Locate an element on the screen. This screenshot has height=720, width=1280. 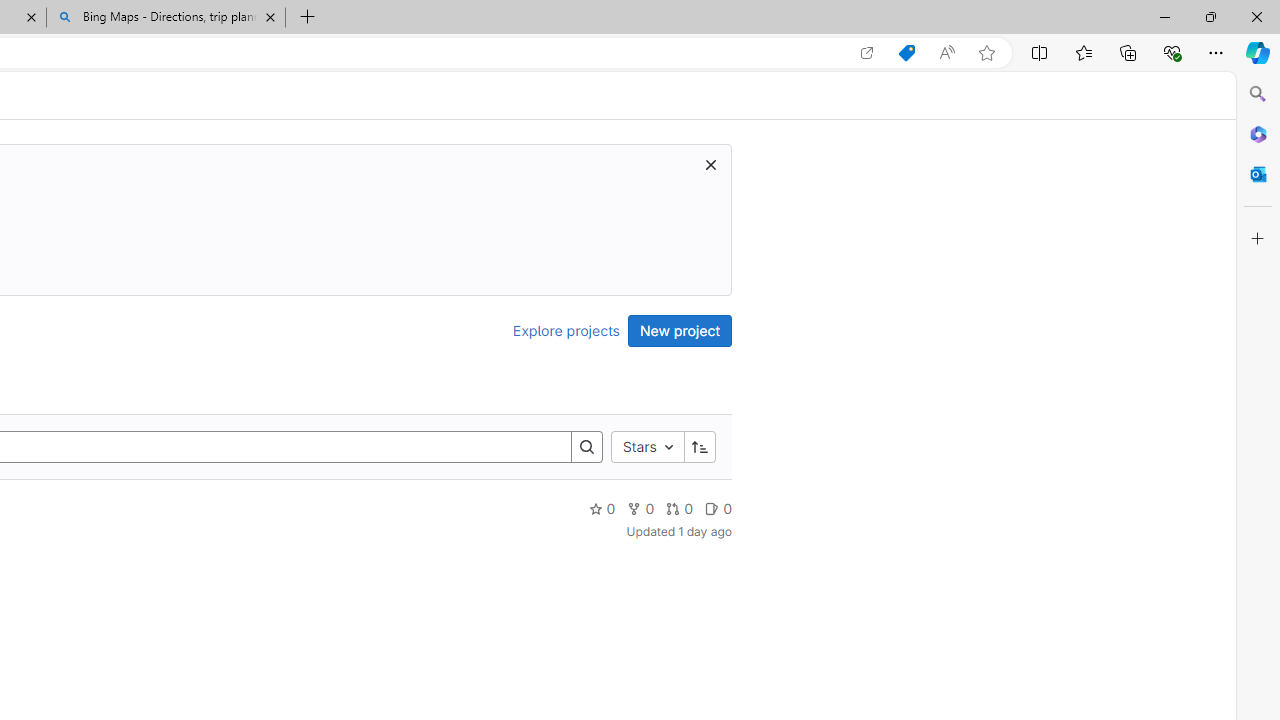
'New project' is located at coordinates (680, 329).